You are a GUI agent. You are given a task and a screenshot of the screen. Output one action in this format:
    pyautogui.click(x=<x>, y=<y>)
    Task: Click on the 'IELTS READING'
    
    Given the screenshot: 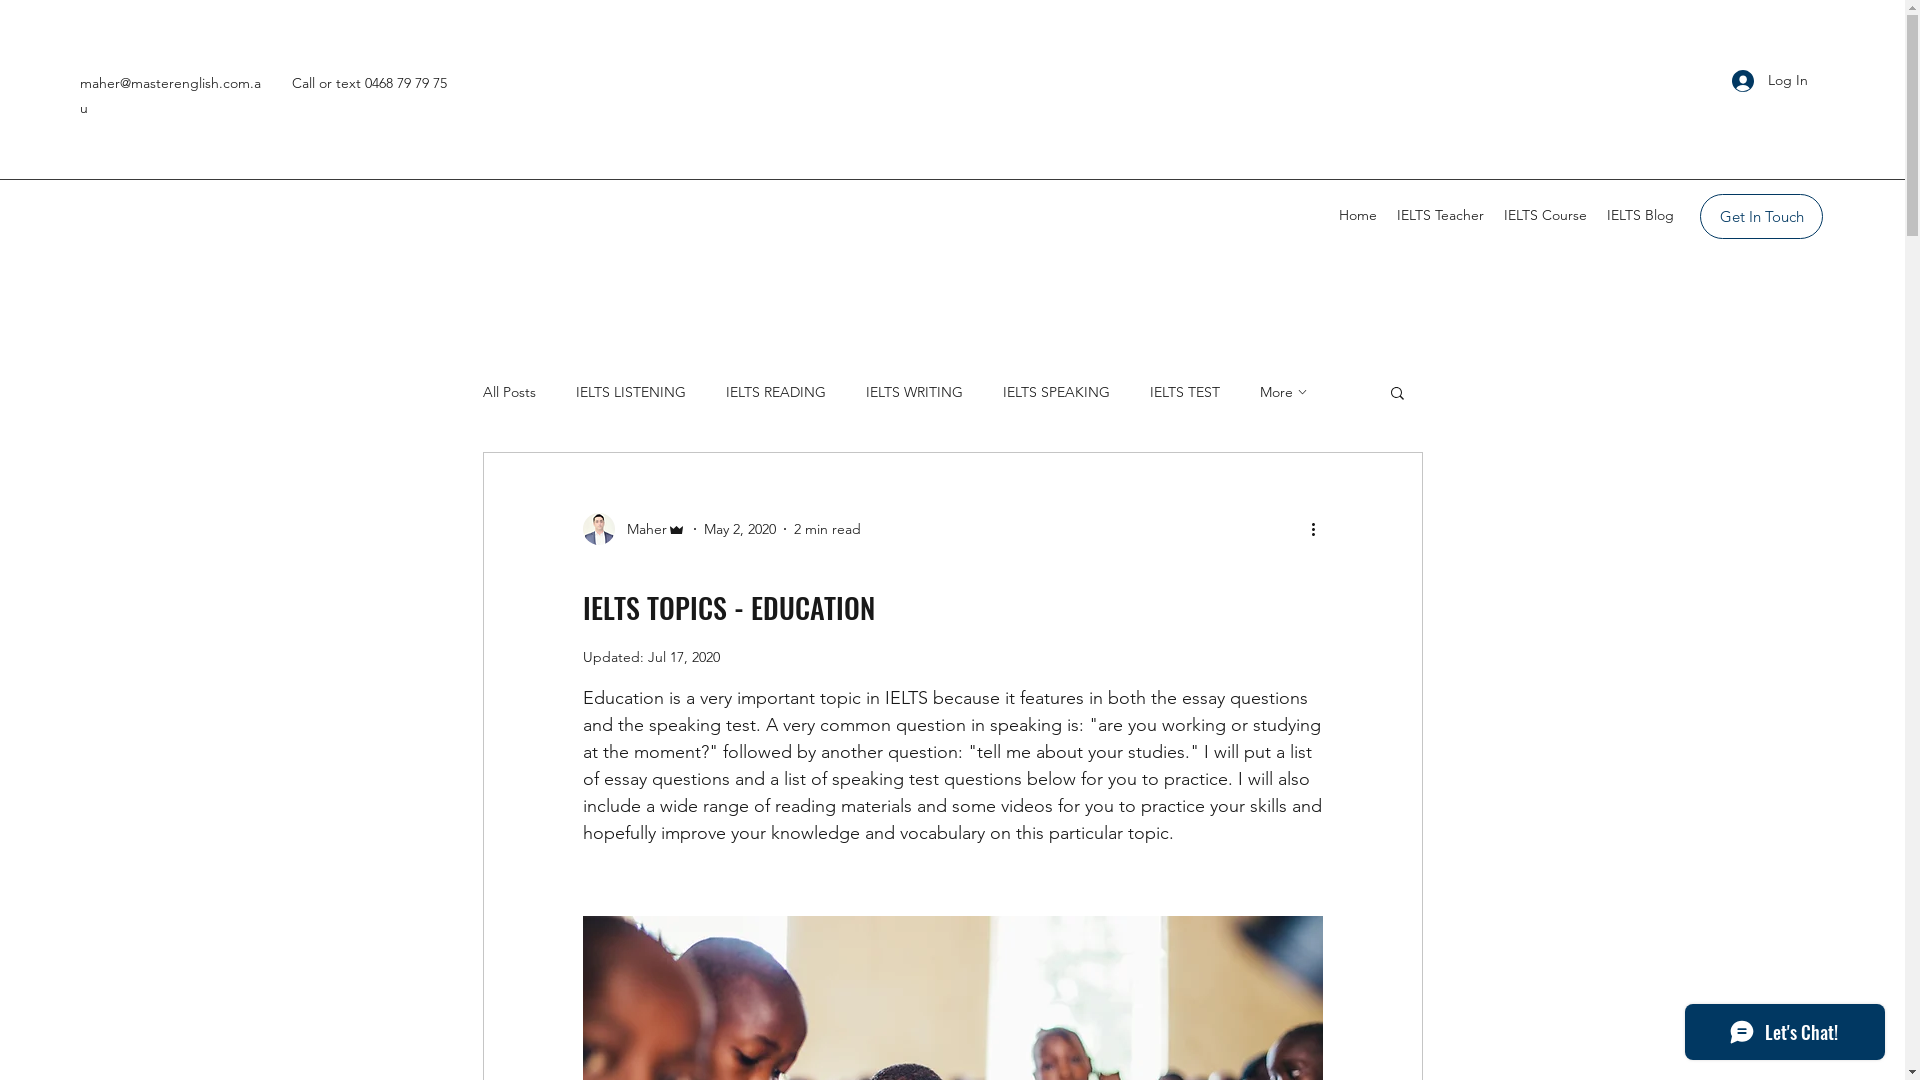 What is the action you would take?
    pyautogui.click(x=775, y=392)
    